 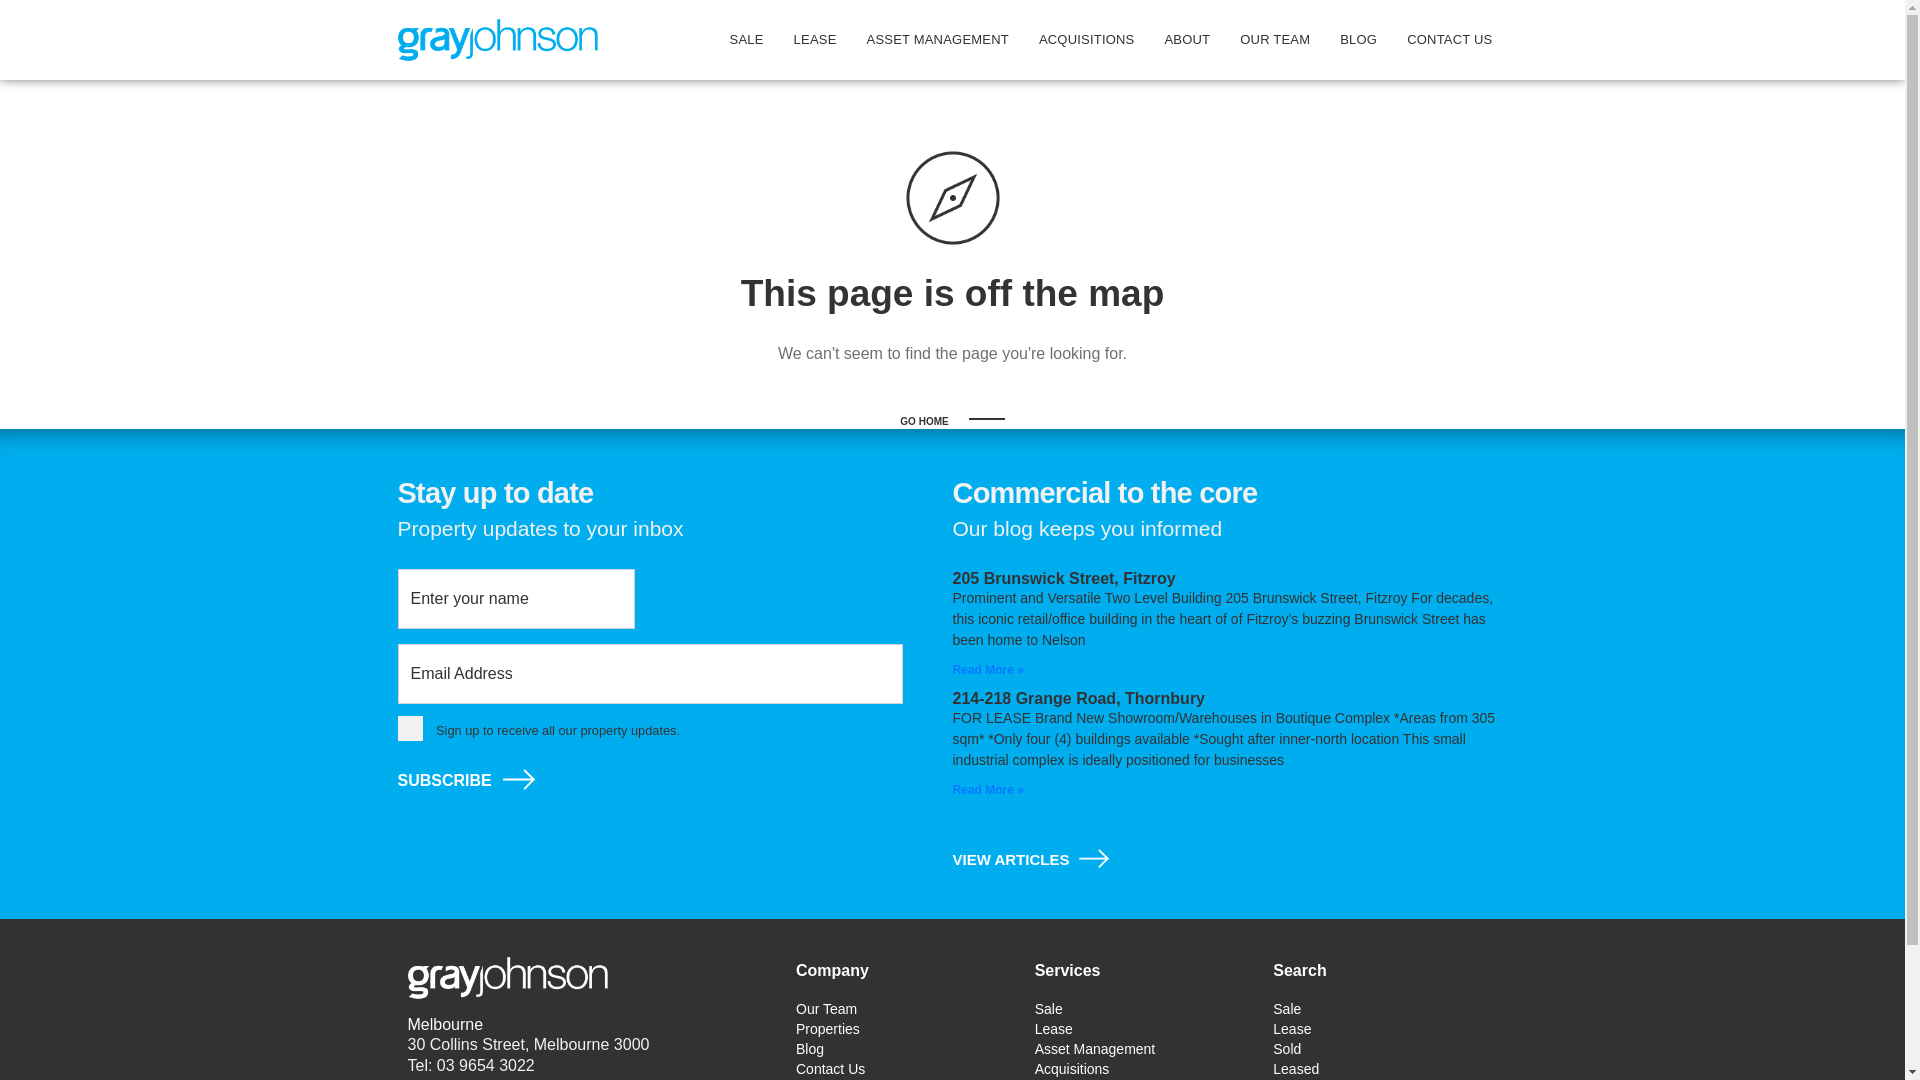 I want to click on 'SALE', so click(x=746, y=39).